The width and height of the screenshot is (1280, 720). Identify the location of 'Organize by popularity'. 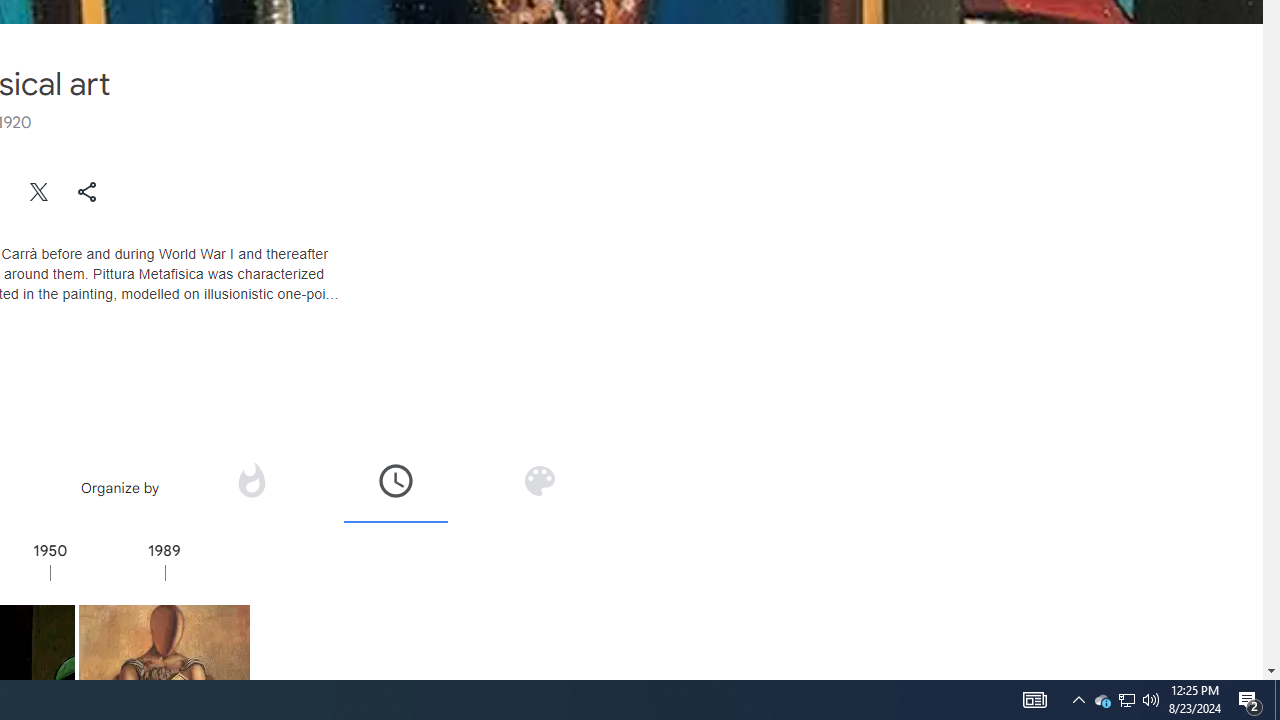
(250, 487).